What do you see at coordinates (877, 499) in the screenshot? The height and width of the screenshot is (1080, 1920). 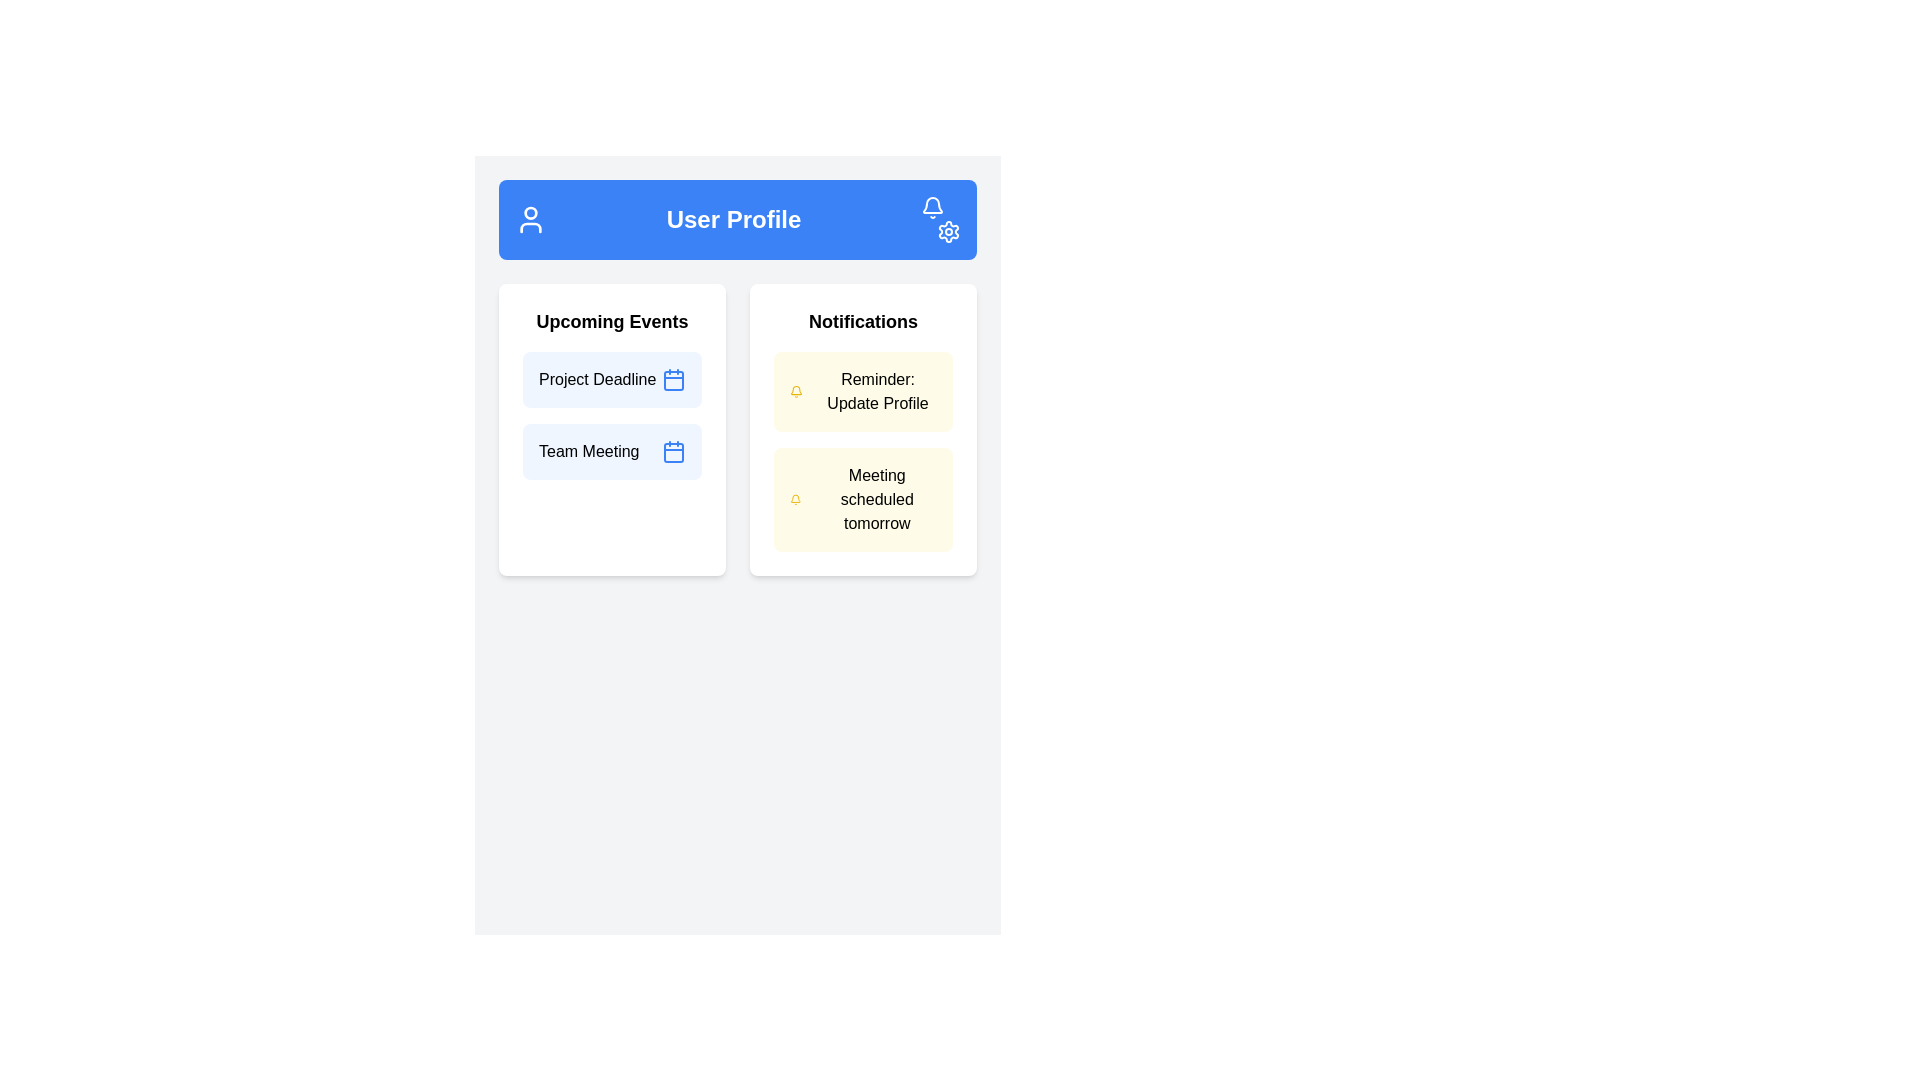 I see `the text display element that shows 'Meeting scheduled tomorrow' in the notifications section, which is the second item underneath 'Reminder: Update Profile'` at bounding box center [877, 499].